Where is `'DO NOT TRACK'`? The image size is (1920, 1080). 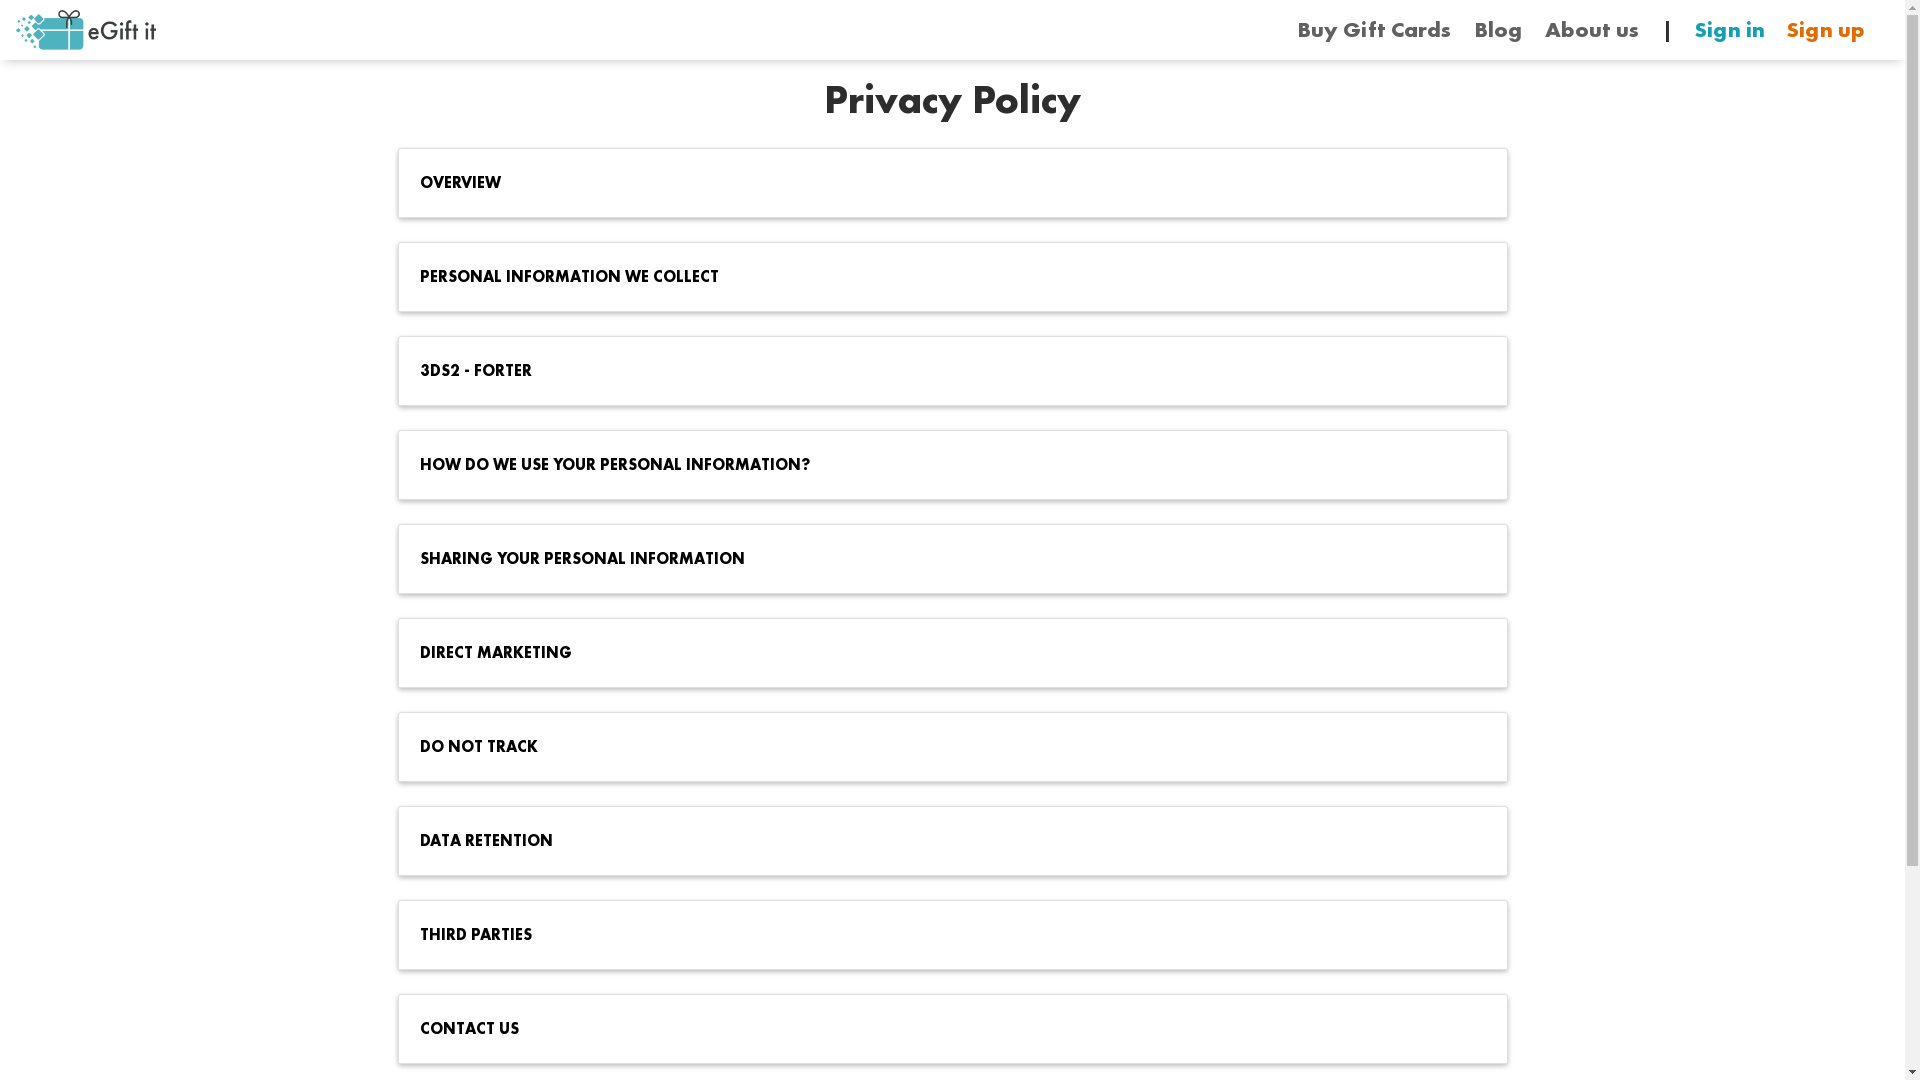
'DO NOT TRACK' is located at coordinates (402, 747).